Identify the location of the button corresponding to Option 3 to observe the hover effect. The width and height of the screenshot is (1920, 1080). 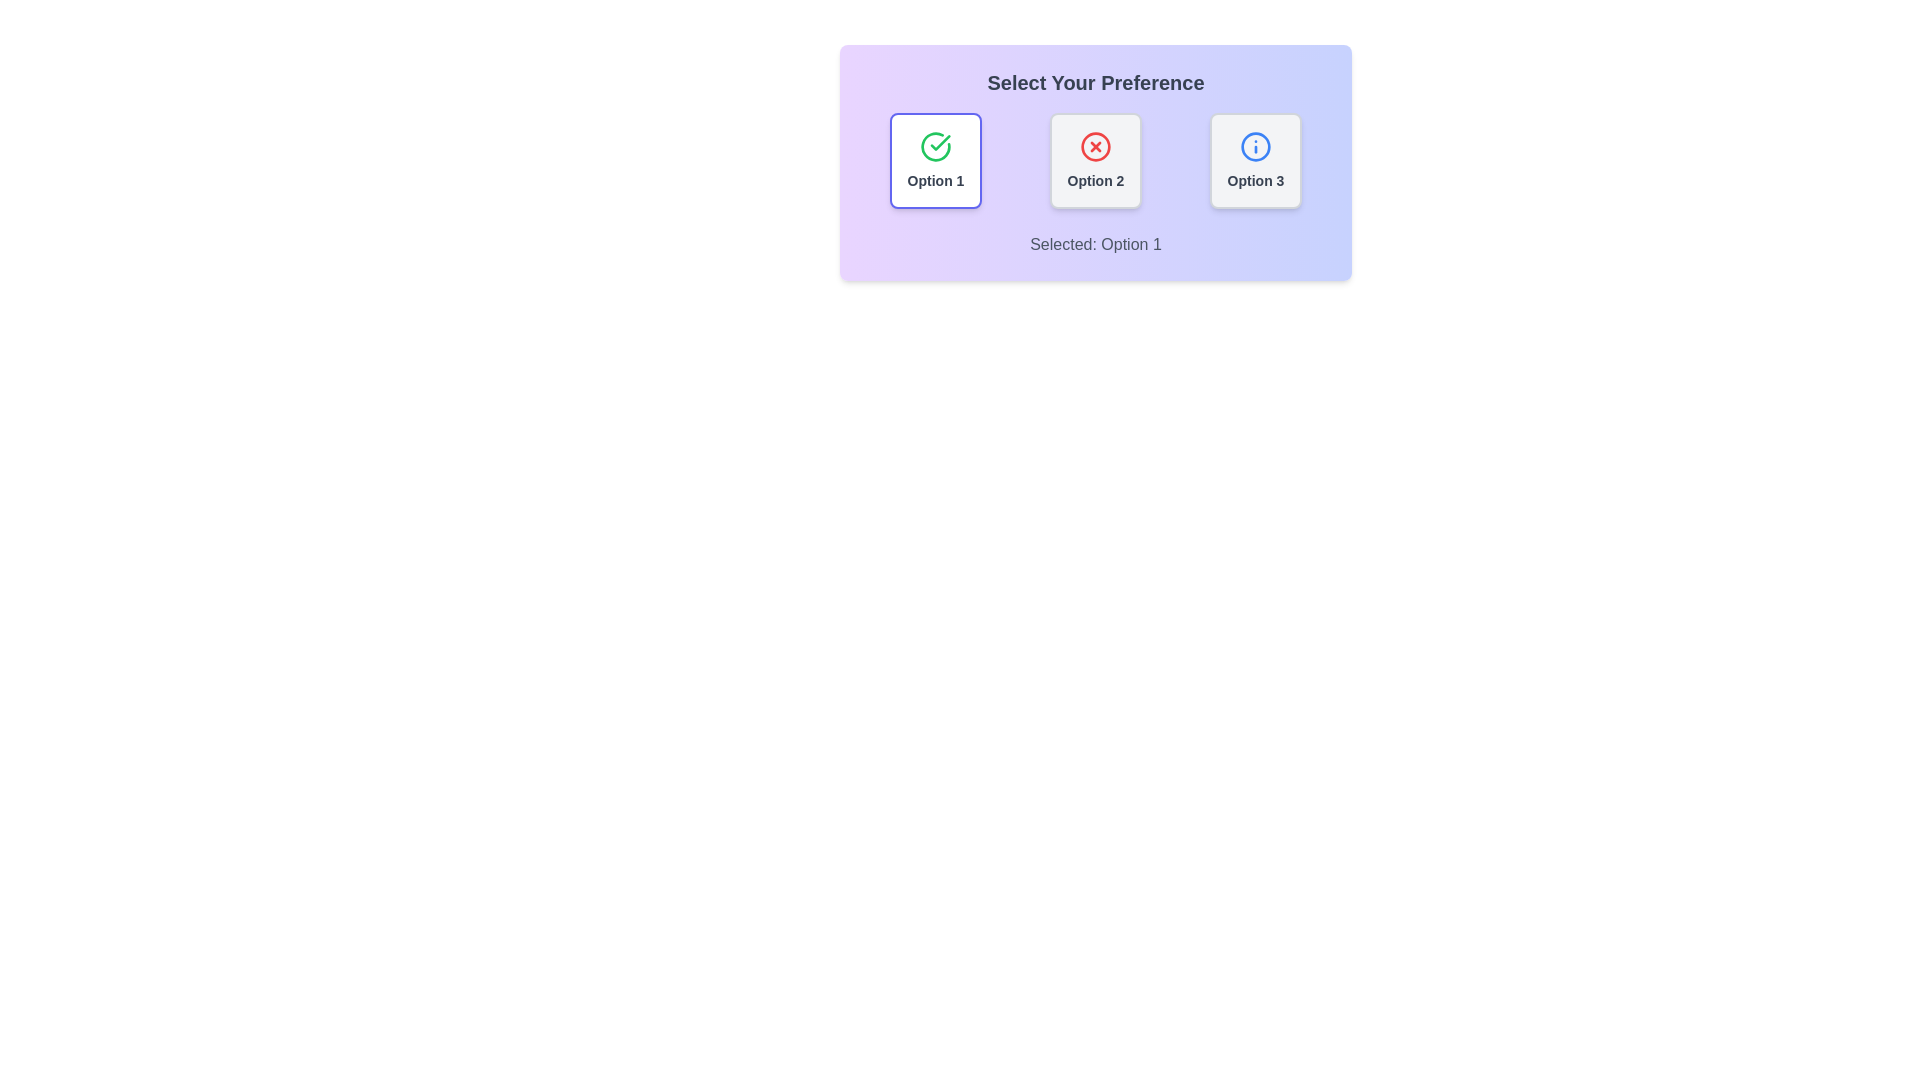
(1255, 160).